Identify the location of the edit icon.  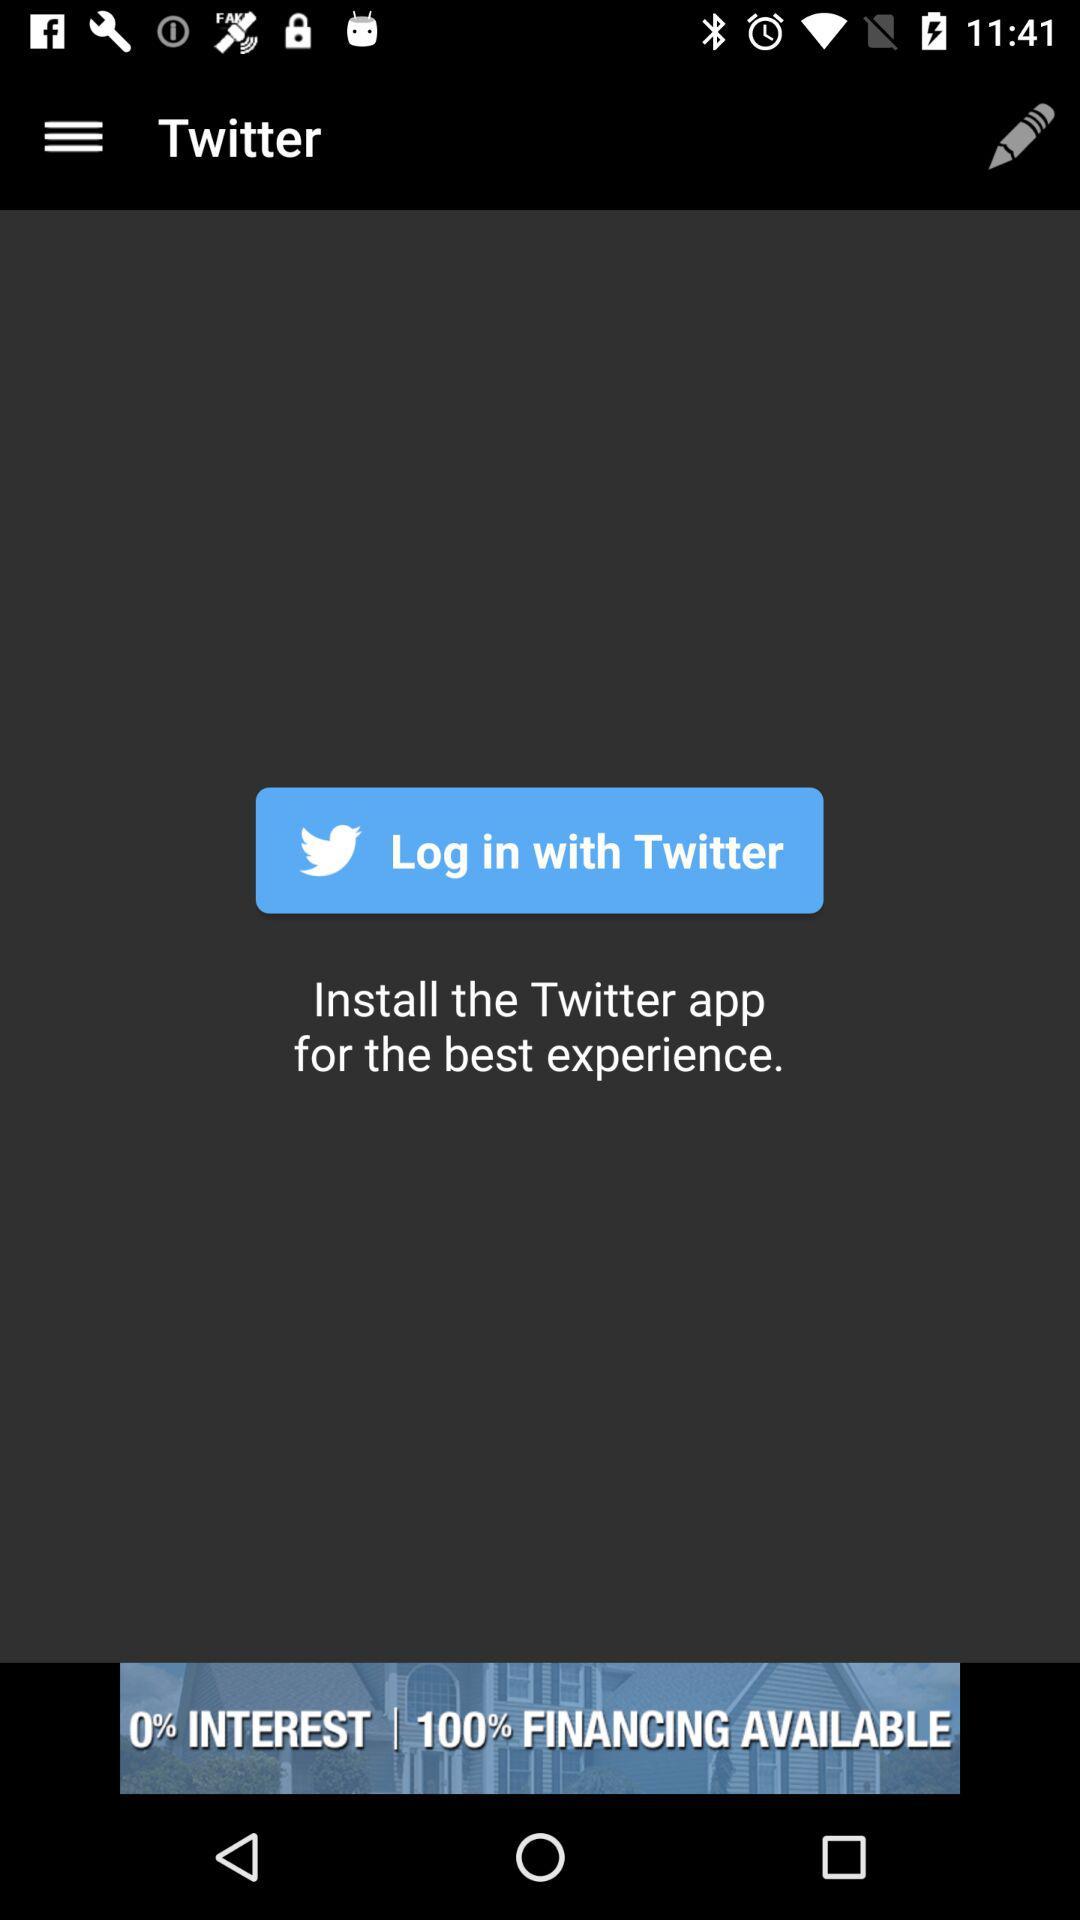
(1021, 135).